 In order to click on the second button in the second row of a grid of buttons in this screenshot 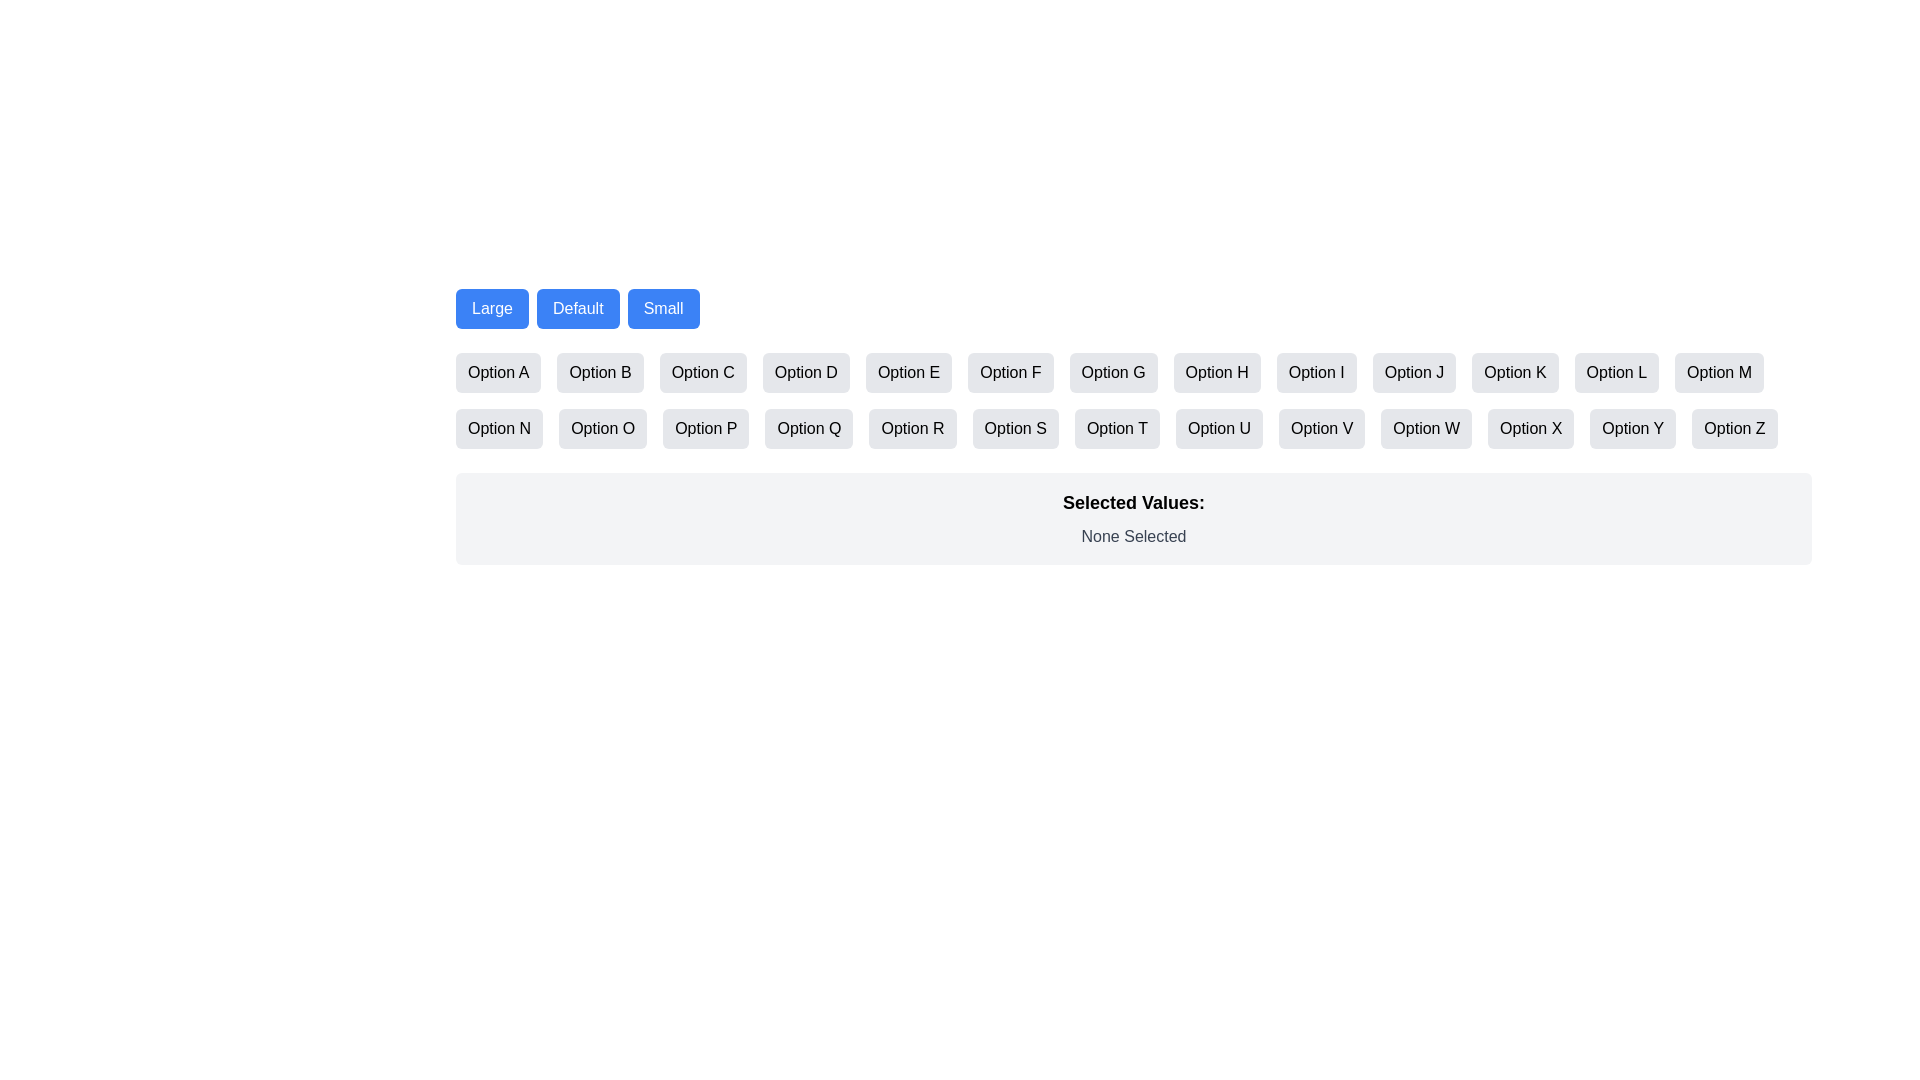, I will do `click(602, 427)`.